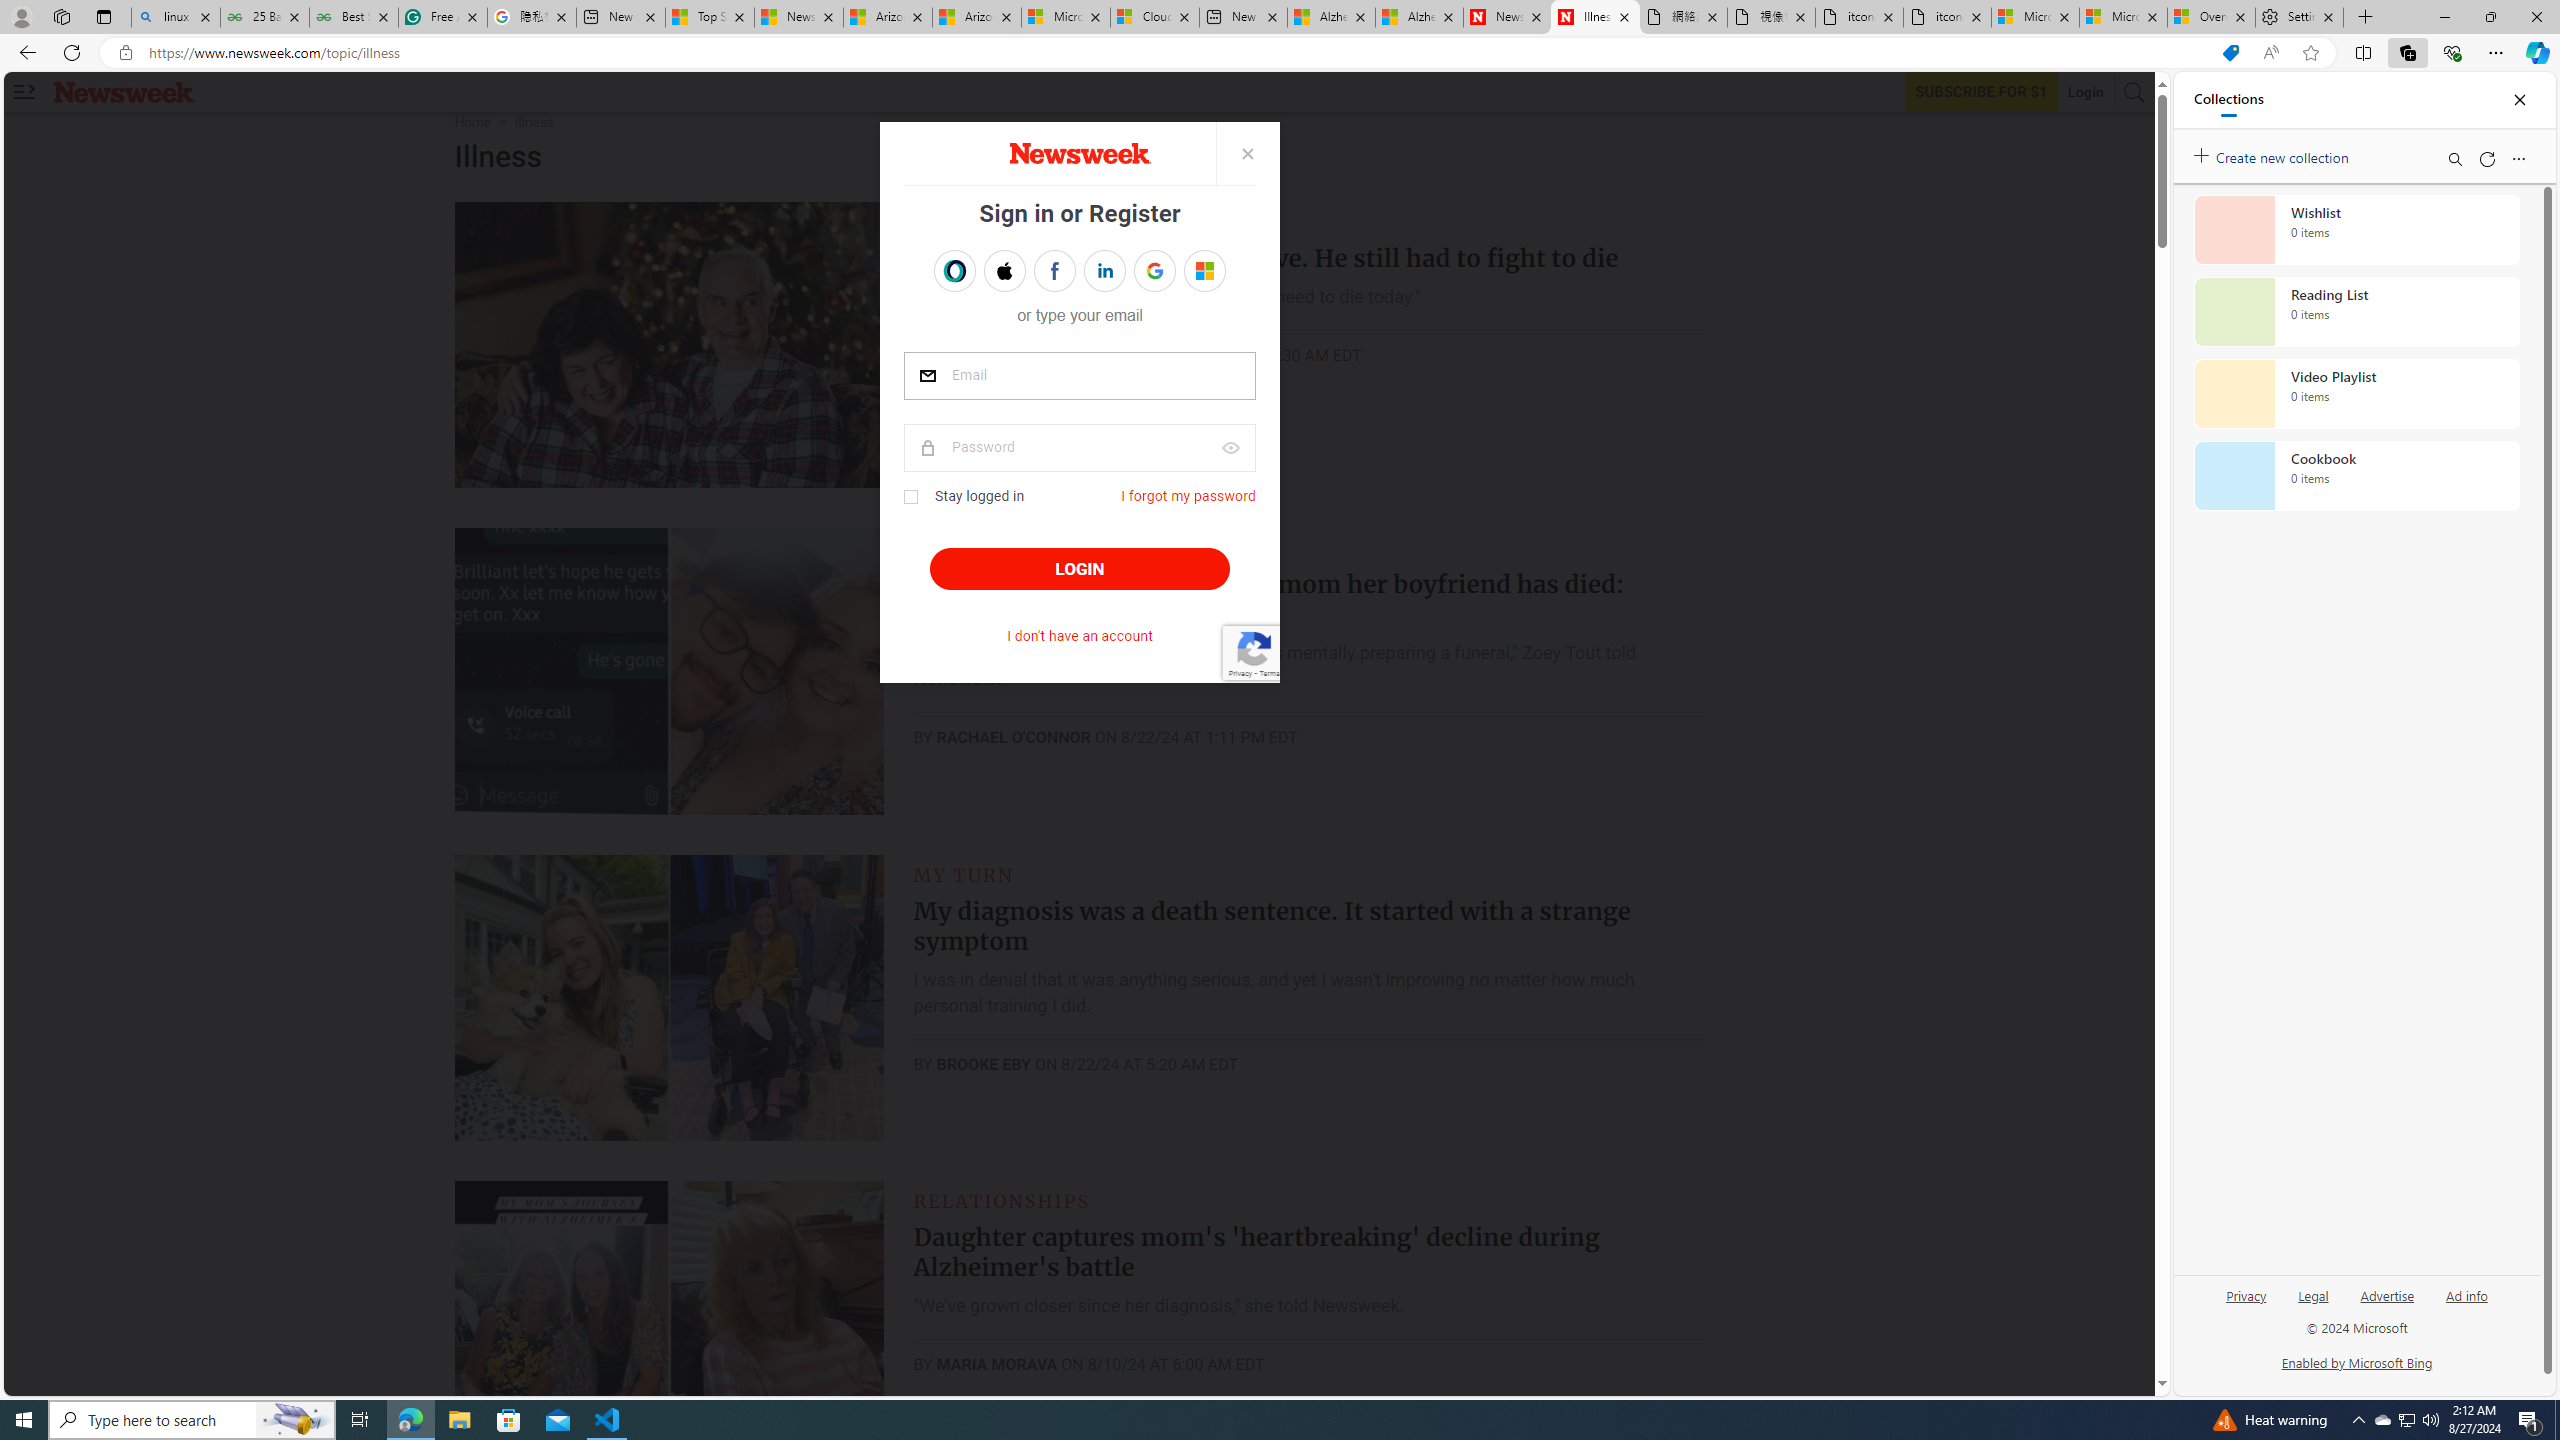  Describe the element at coordinates (1190, 269) in the screenshot. I see `'Eugene'` at that location.